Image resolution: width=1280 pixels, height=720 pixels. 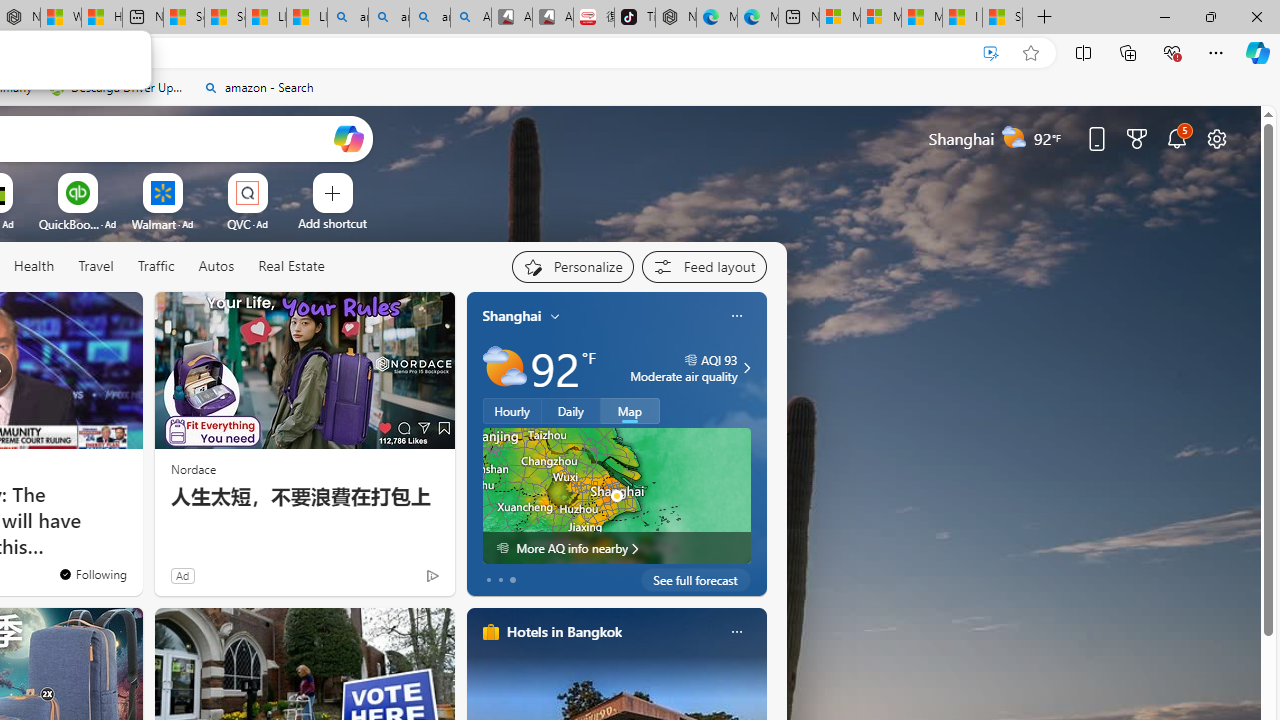 I want to click on 'Hotels in Bangkok', so click(x=562, y=631).